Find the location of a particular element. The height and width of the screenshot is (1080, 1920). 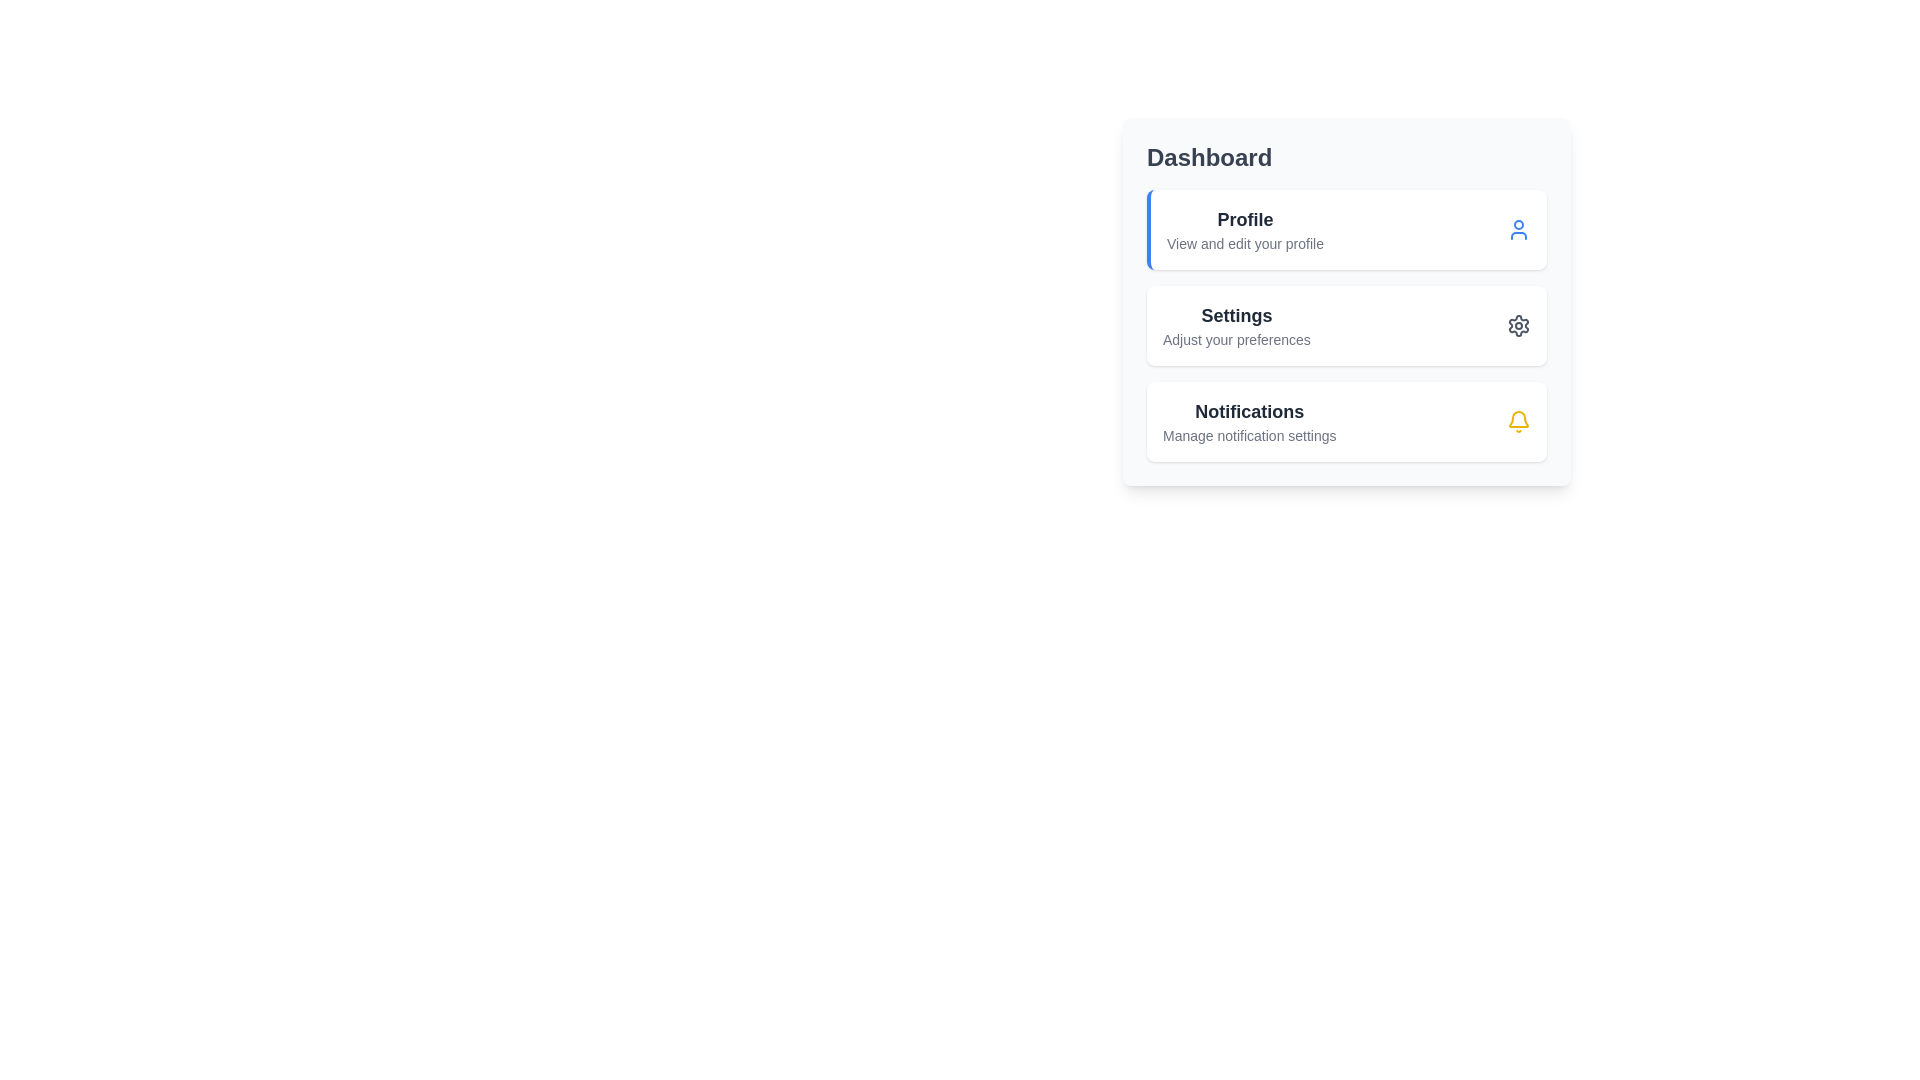

the 'Notifications' text label, which is styled in a large, bold font and dark gray color, located beneath the 'Dashboard' header in the third slot of a vertical list is located at coordinates (1248, 411).